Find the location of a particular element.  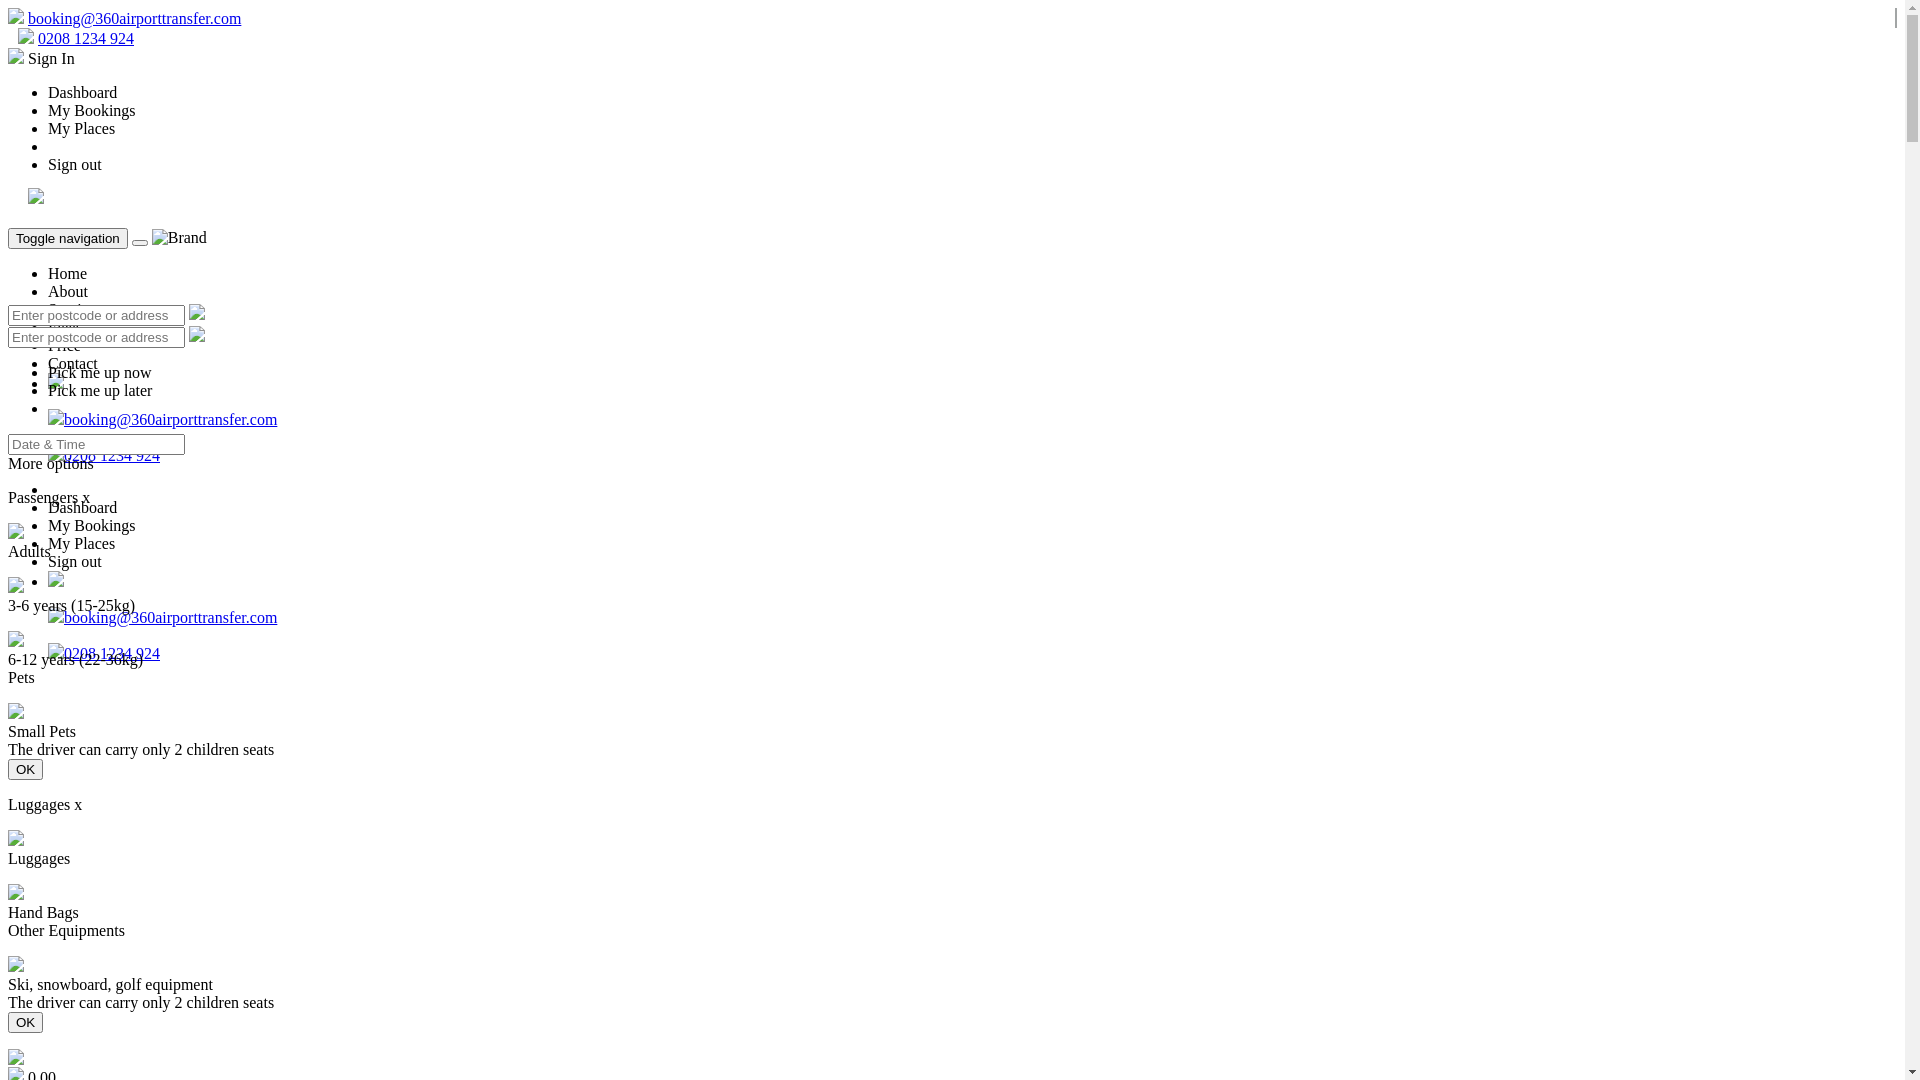

'Contact' is located at coordinates (48, 363).